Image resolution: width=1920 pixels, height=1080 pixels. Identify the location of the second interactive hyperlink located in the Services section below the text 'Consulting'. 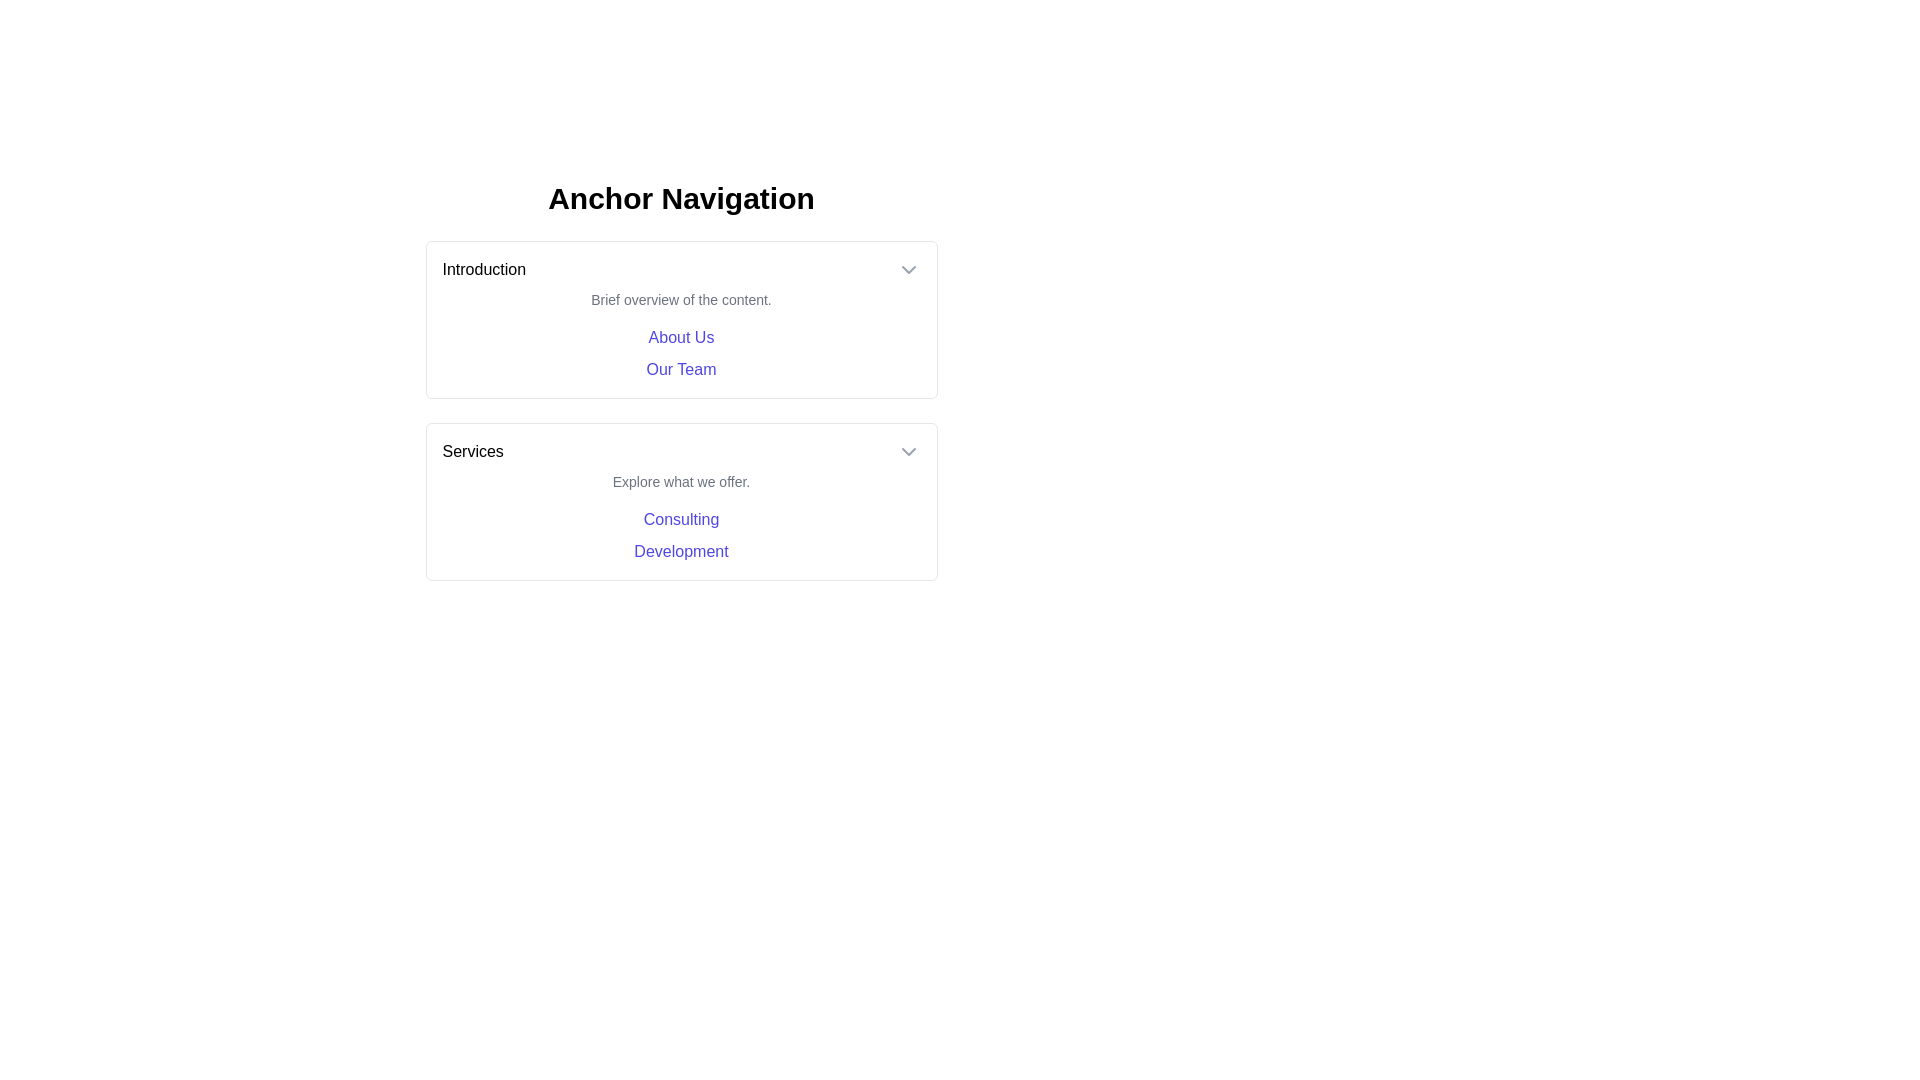
(681, 551).